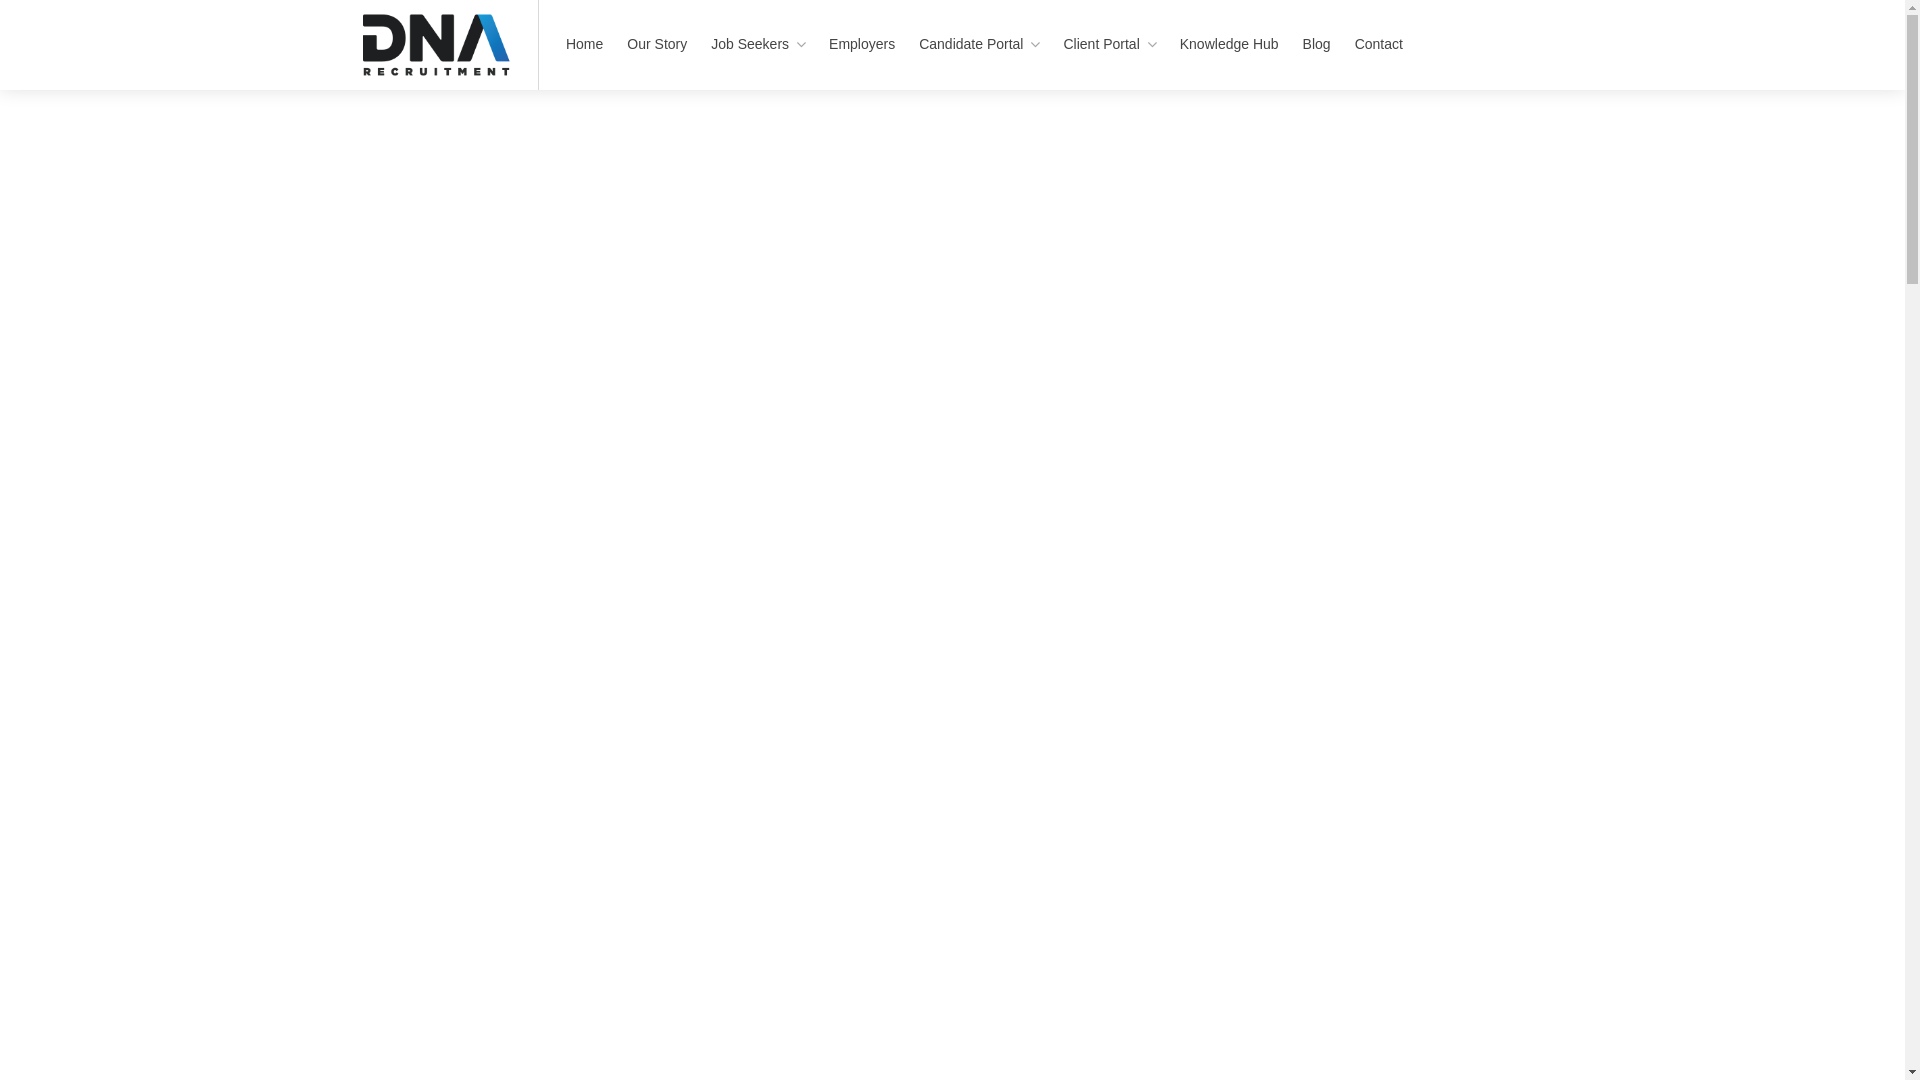  Describe the element at coordinates (1107, 44) in the screenshot. I see `'Client Portal'` at that location.